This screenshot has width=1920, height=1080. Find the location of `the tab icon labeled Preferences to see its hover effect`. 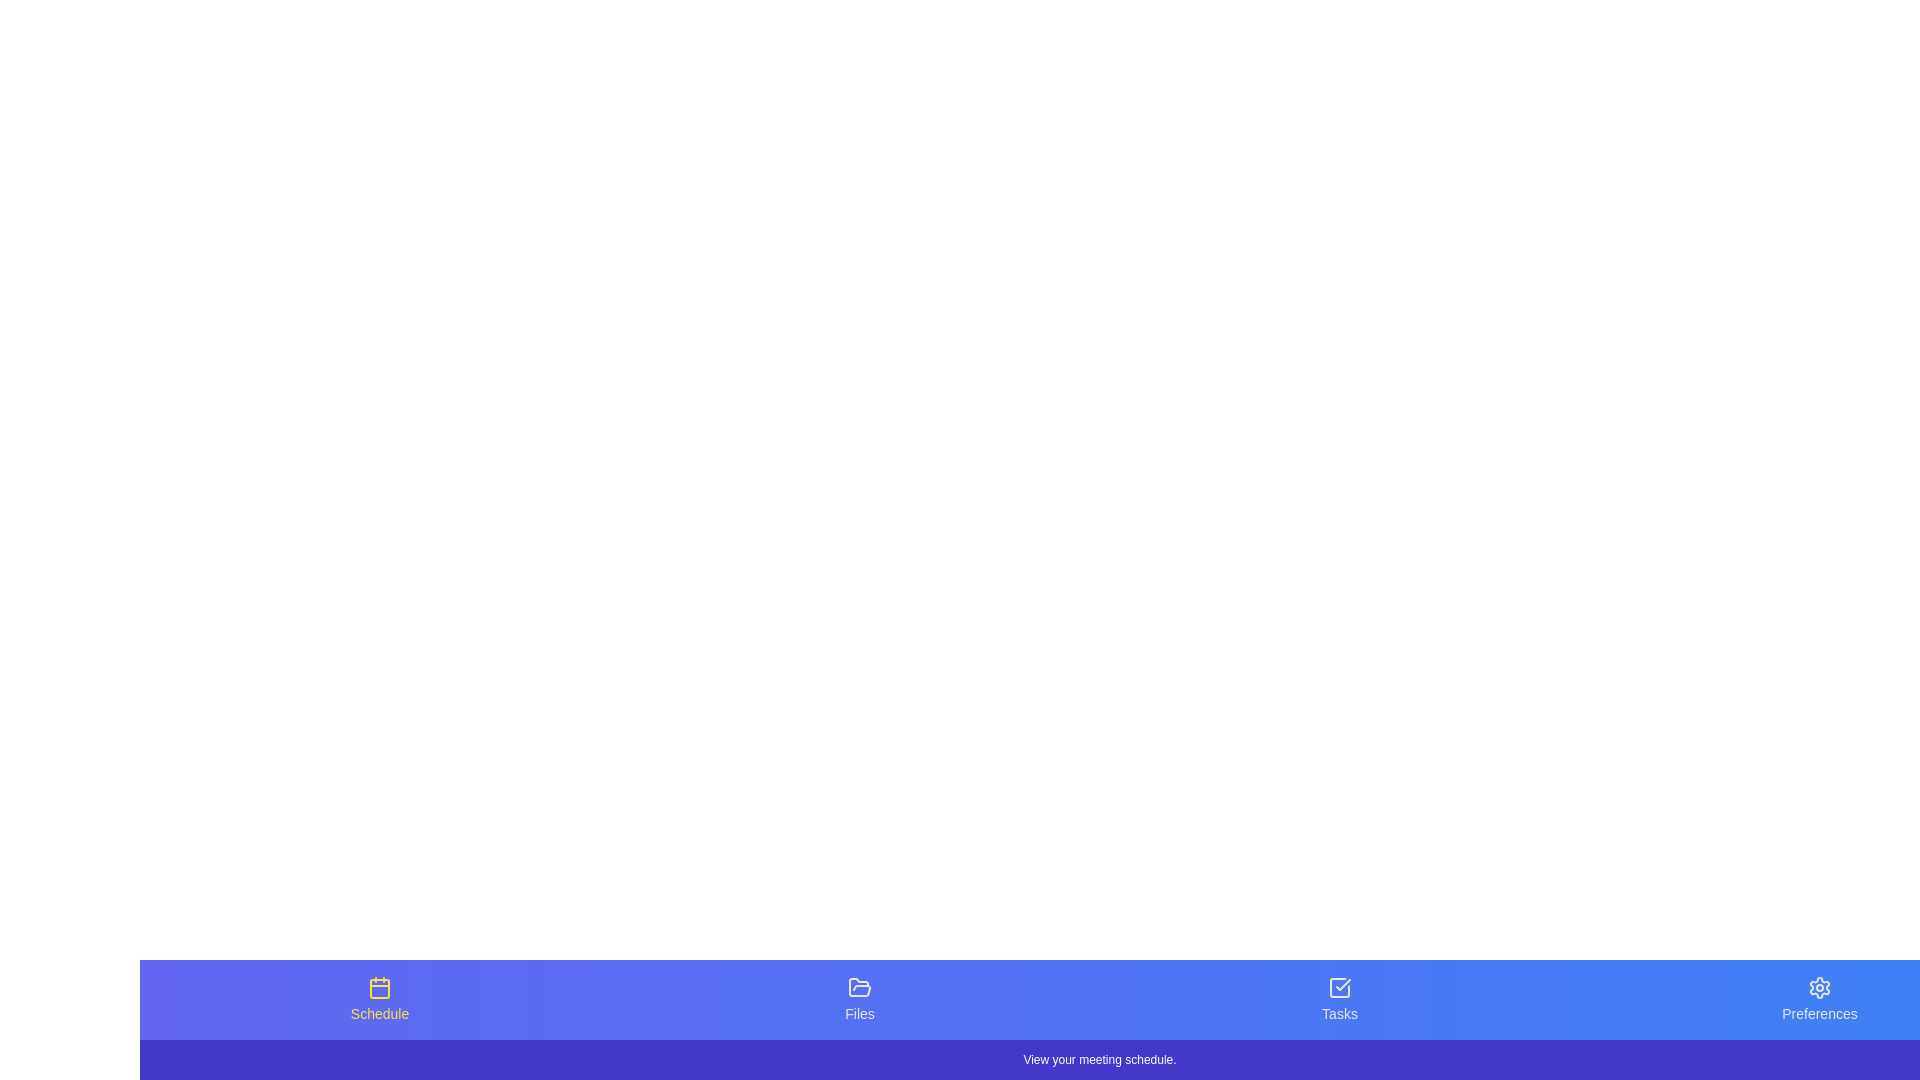

the tab icon labeled Preferences to see its hover effect is located at coordinates (1819, 999).